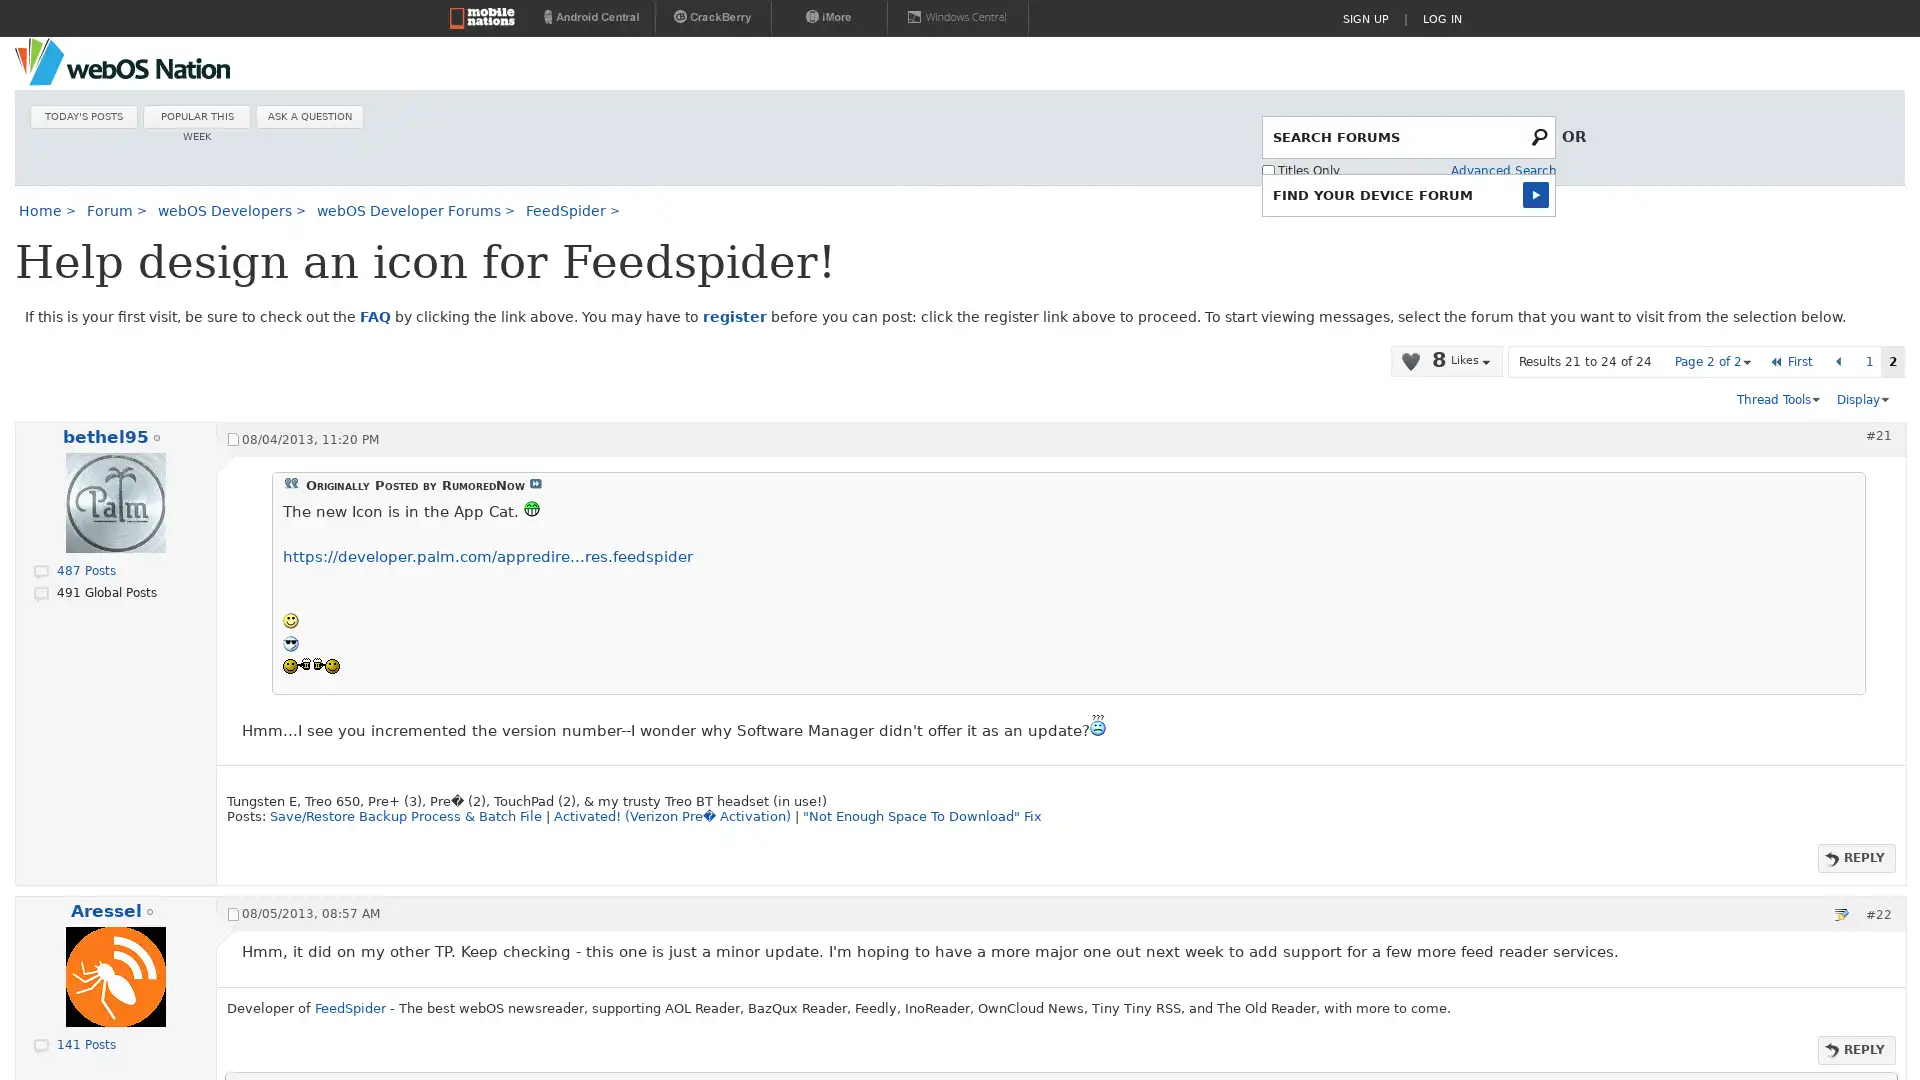  Describe the element at coordinates (1539, 193) in the screenshot. I see `Submit` at that location.